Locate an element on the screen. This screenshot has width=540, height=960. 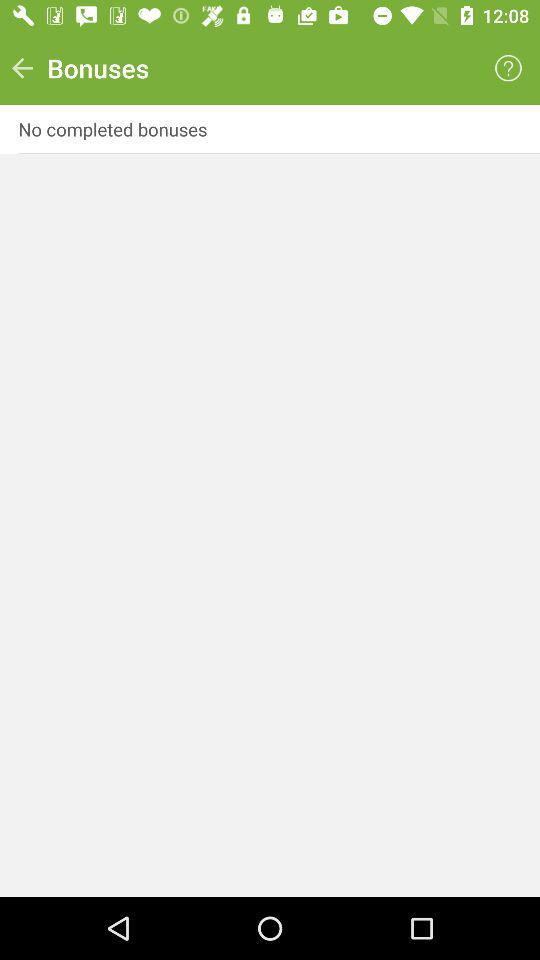
icon at the top right corner is located at coordinates (508, 68).